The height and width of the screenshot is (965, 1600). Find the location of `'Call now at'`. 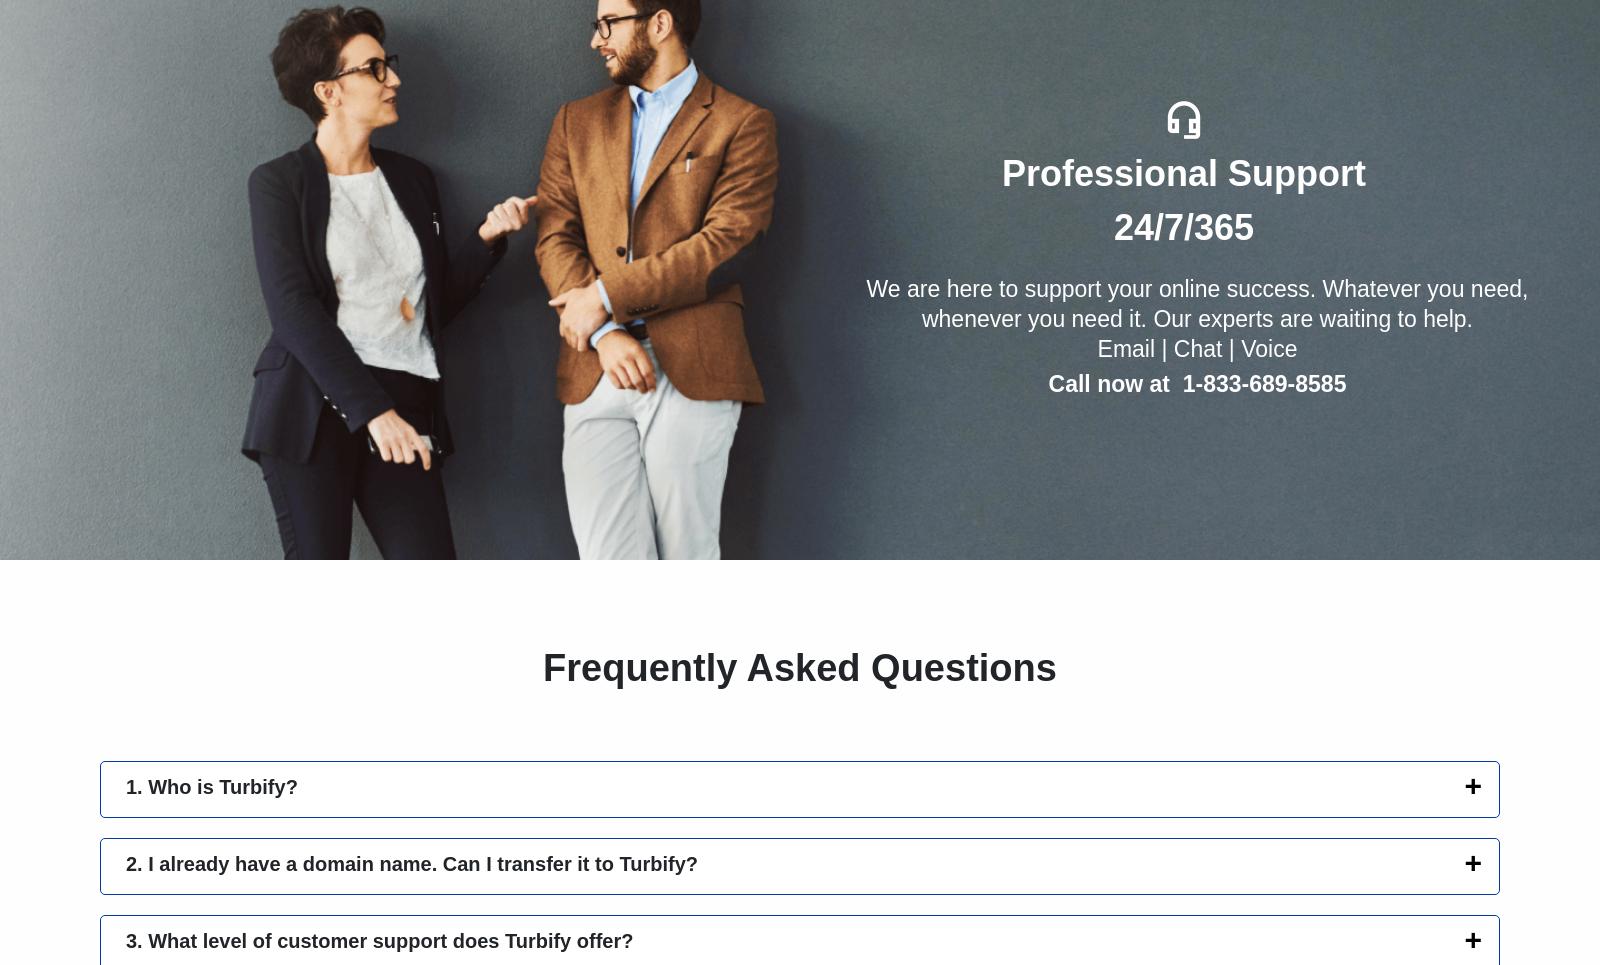

'Call now at' is located at coordinates (1048, 382).